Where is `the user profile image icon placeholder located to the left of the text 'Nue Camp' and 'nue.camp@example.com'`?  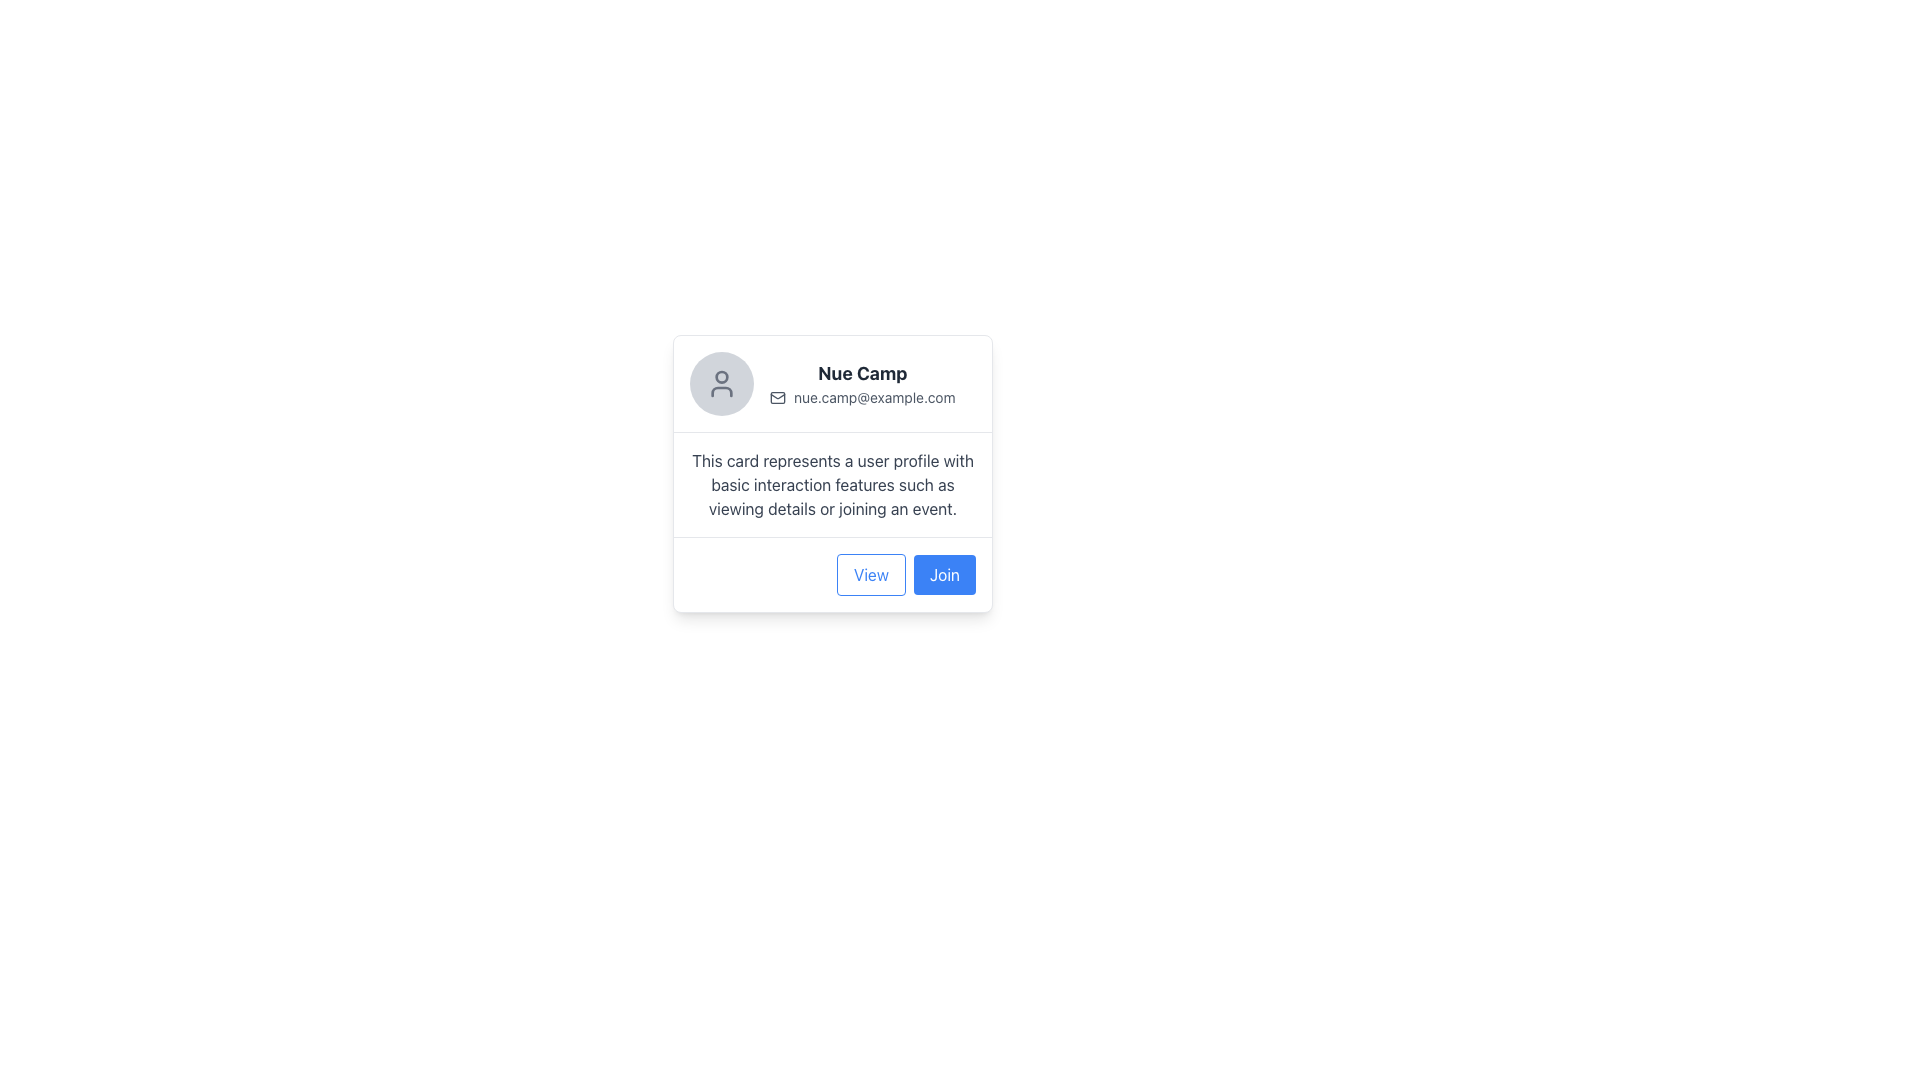 the user profile image icon placeholder located to the left of the text 'Nue Camp' and 'nue.camp@example.com' is located at coordinates (720, 384).